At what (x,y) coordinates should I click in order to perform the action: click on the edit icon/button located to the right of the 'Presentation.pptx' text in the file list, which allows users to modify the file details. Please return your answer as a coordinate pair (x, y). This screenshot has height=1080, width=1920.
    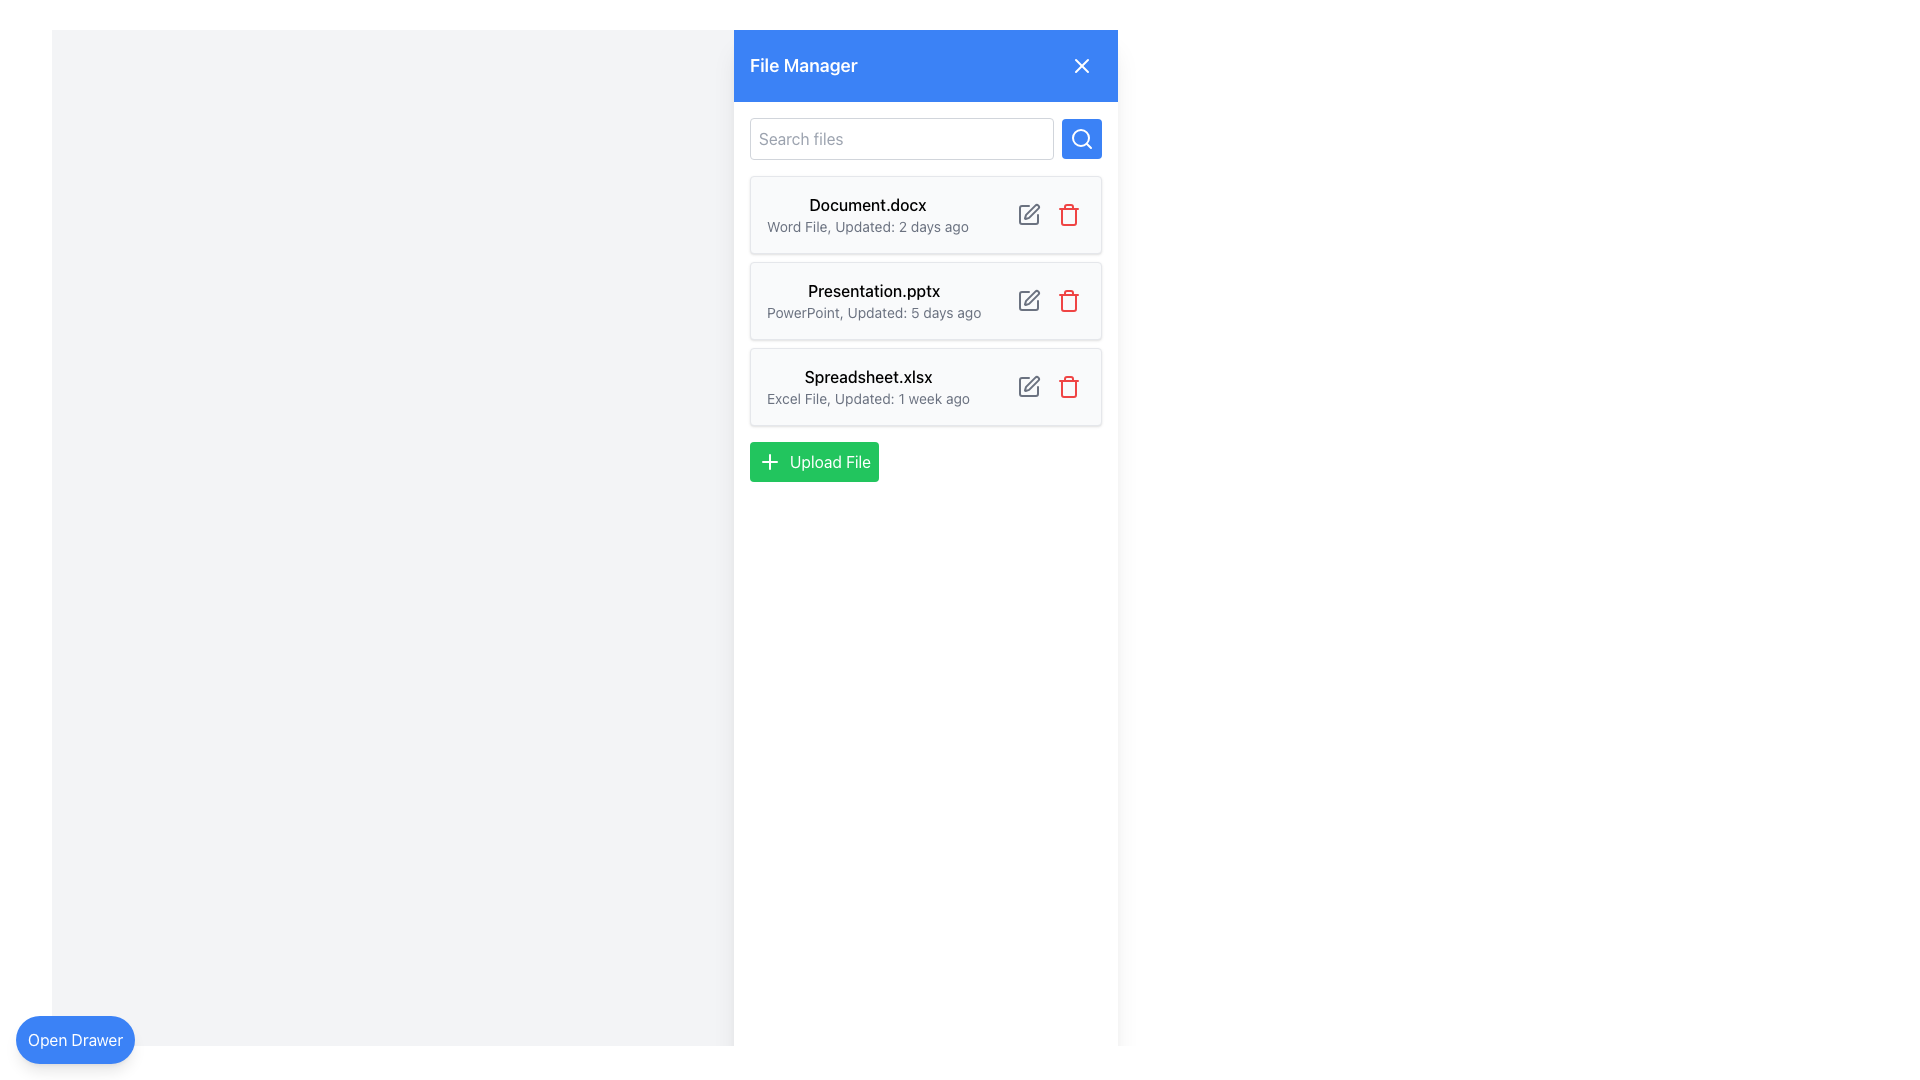
    Looking at the image, I should click on (1031, 212).